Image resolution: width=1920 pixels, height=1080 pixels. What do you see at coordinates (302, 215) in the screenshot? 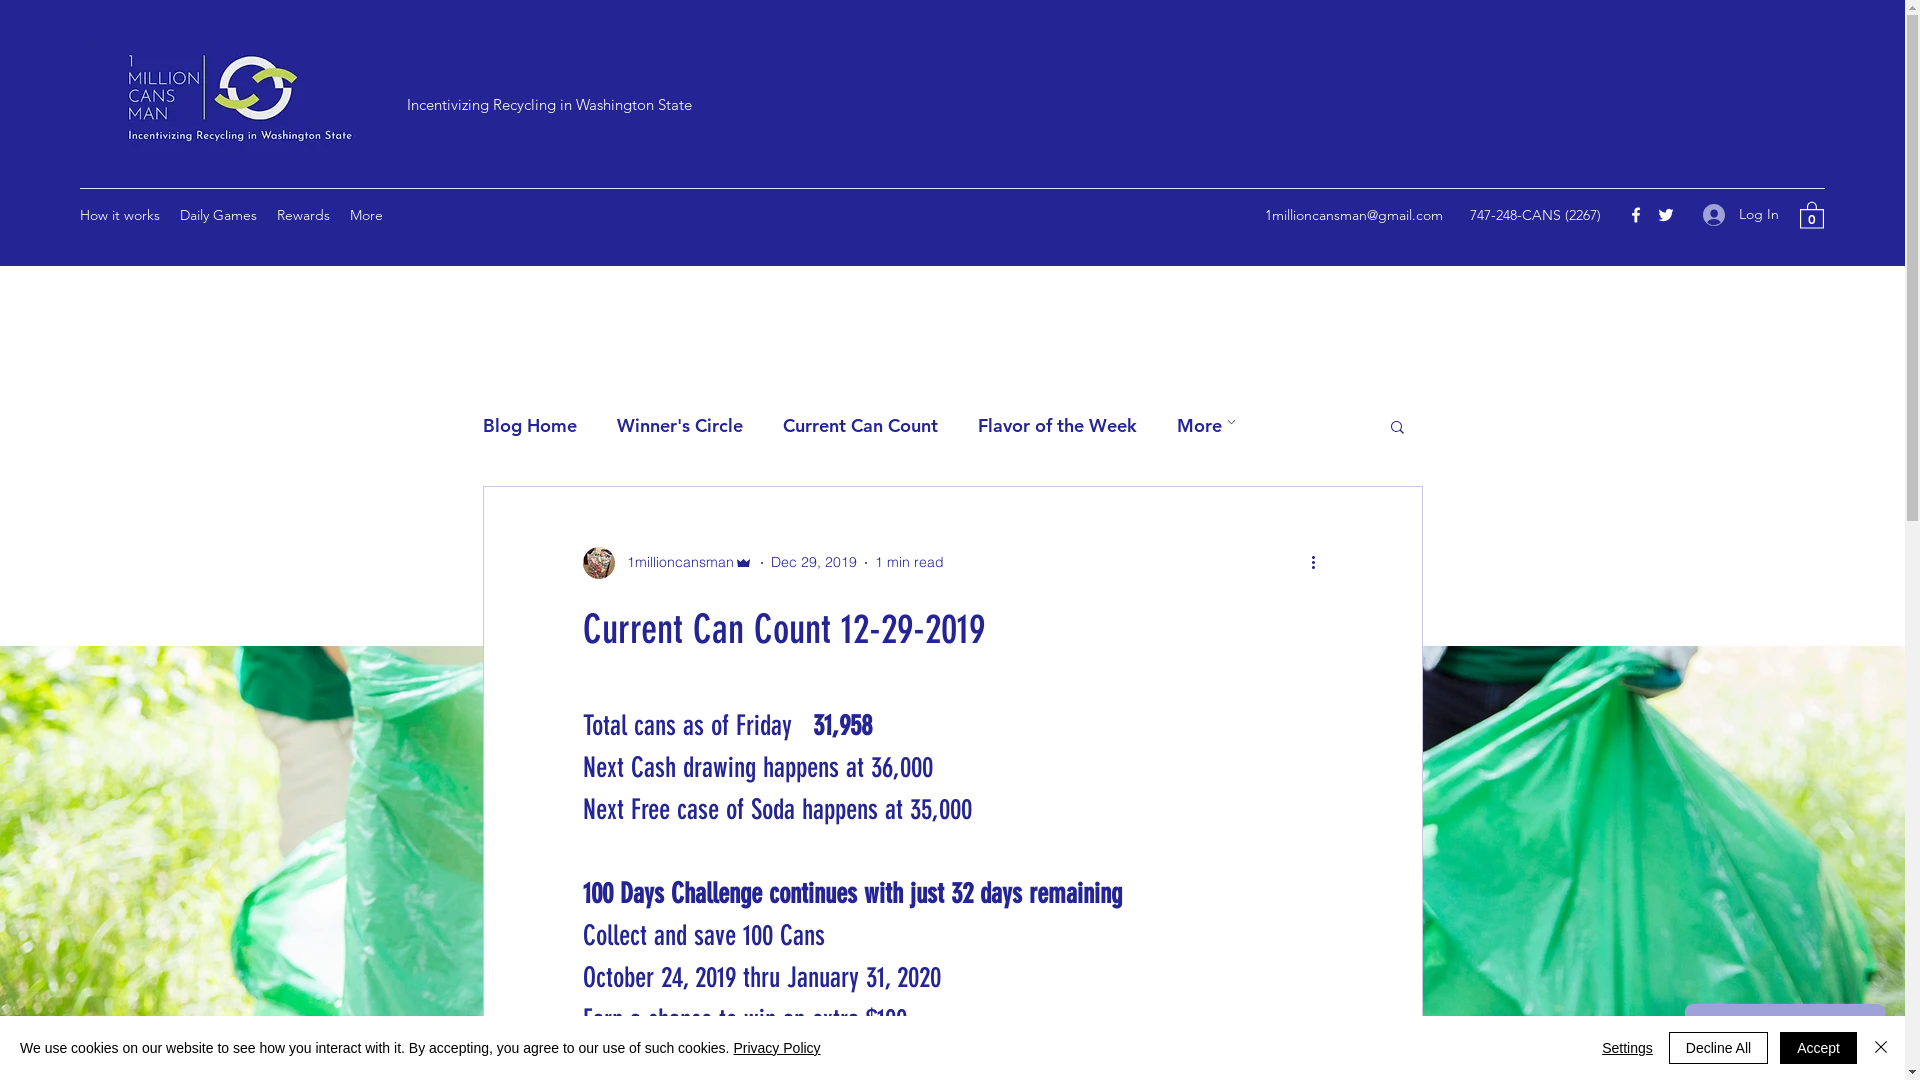
I see `'Rewards'` at bounding box center [302, 215].